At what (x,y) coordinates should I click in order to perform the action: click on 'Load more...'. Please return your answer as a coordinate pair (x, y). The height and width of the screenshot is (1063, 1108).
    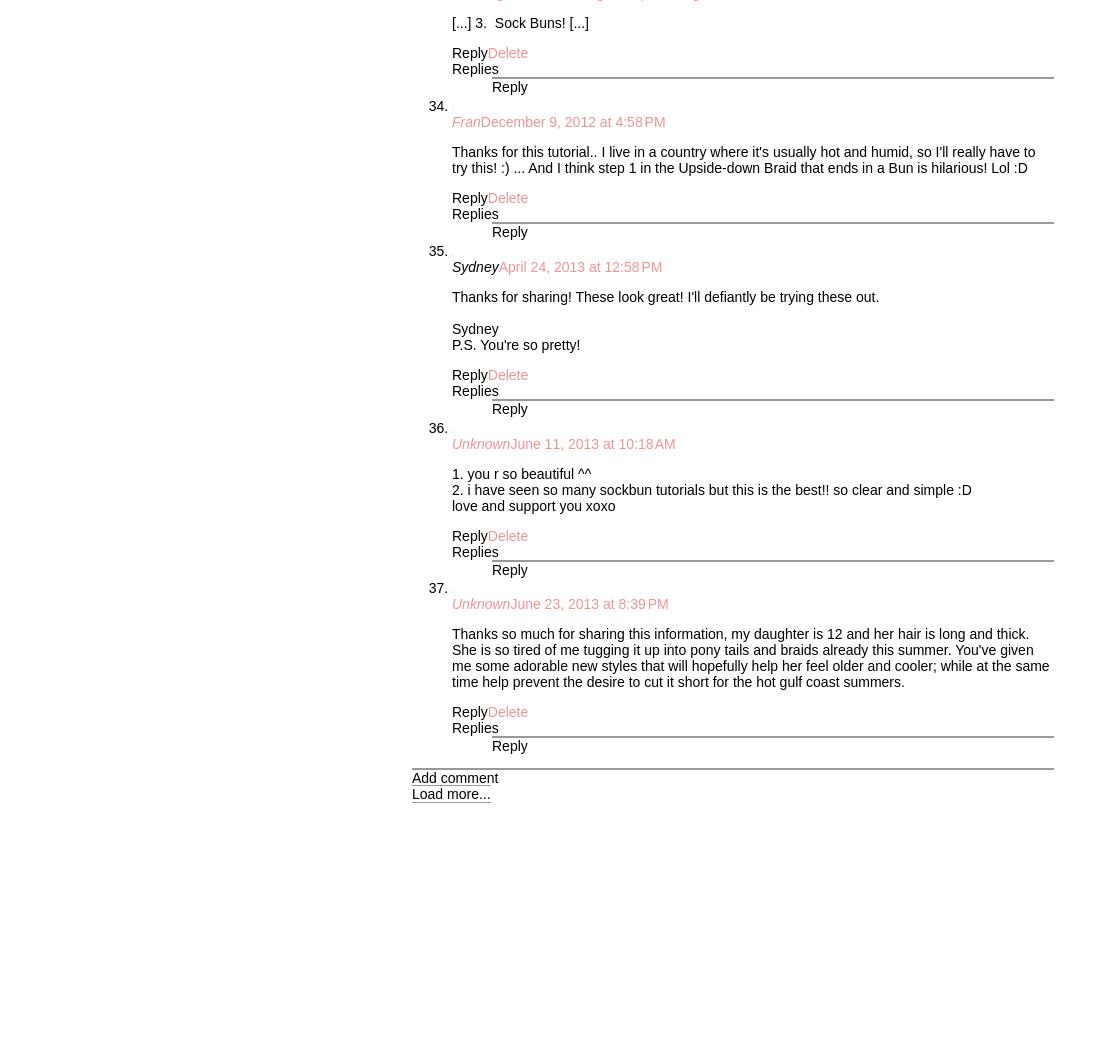
    Looking at the image, I should click on (449, 792).